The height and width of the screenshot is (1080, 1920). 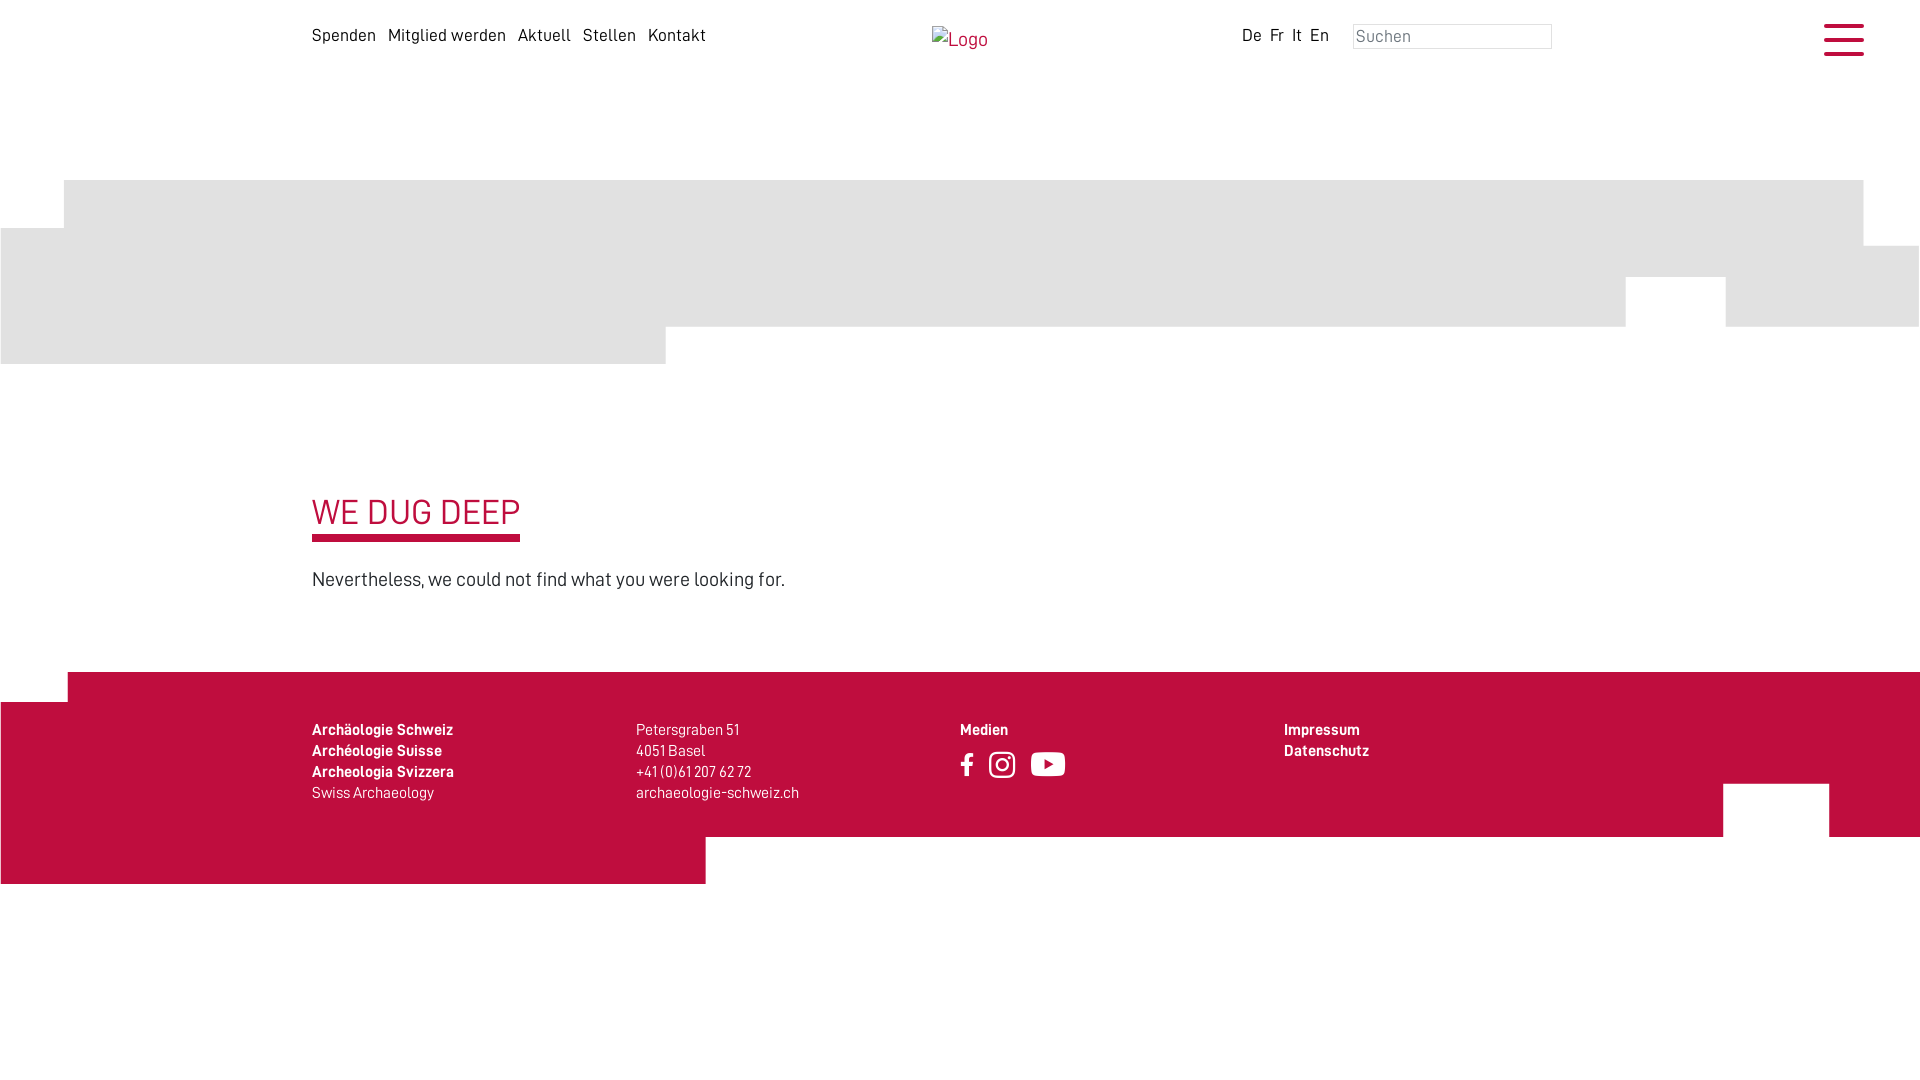 I want to click on 'It', so click(x=1296, y=34).